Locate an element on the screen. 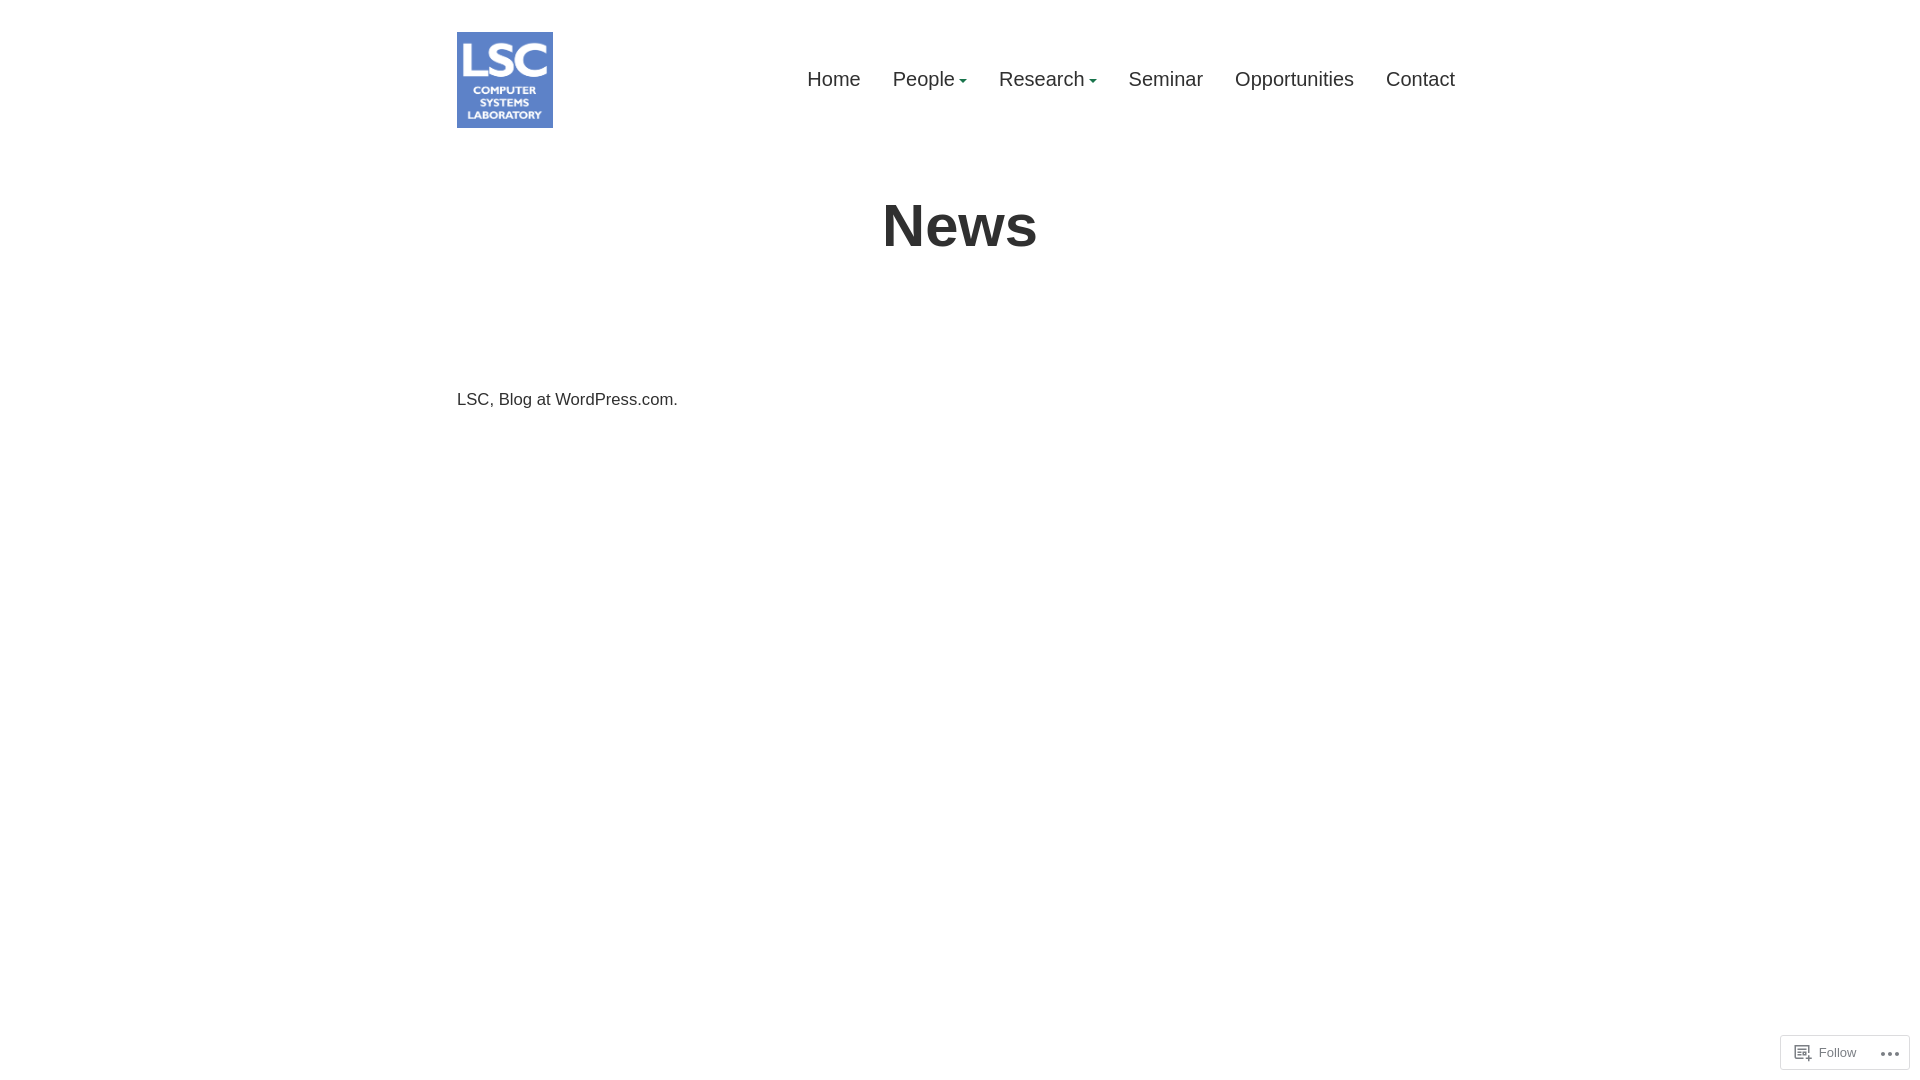 This screenshot has width=1920, height=1080. 'Contact' is located at coordinates (1419, 79).